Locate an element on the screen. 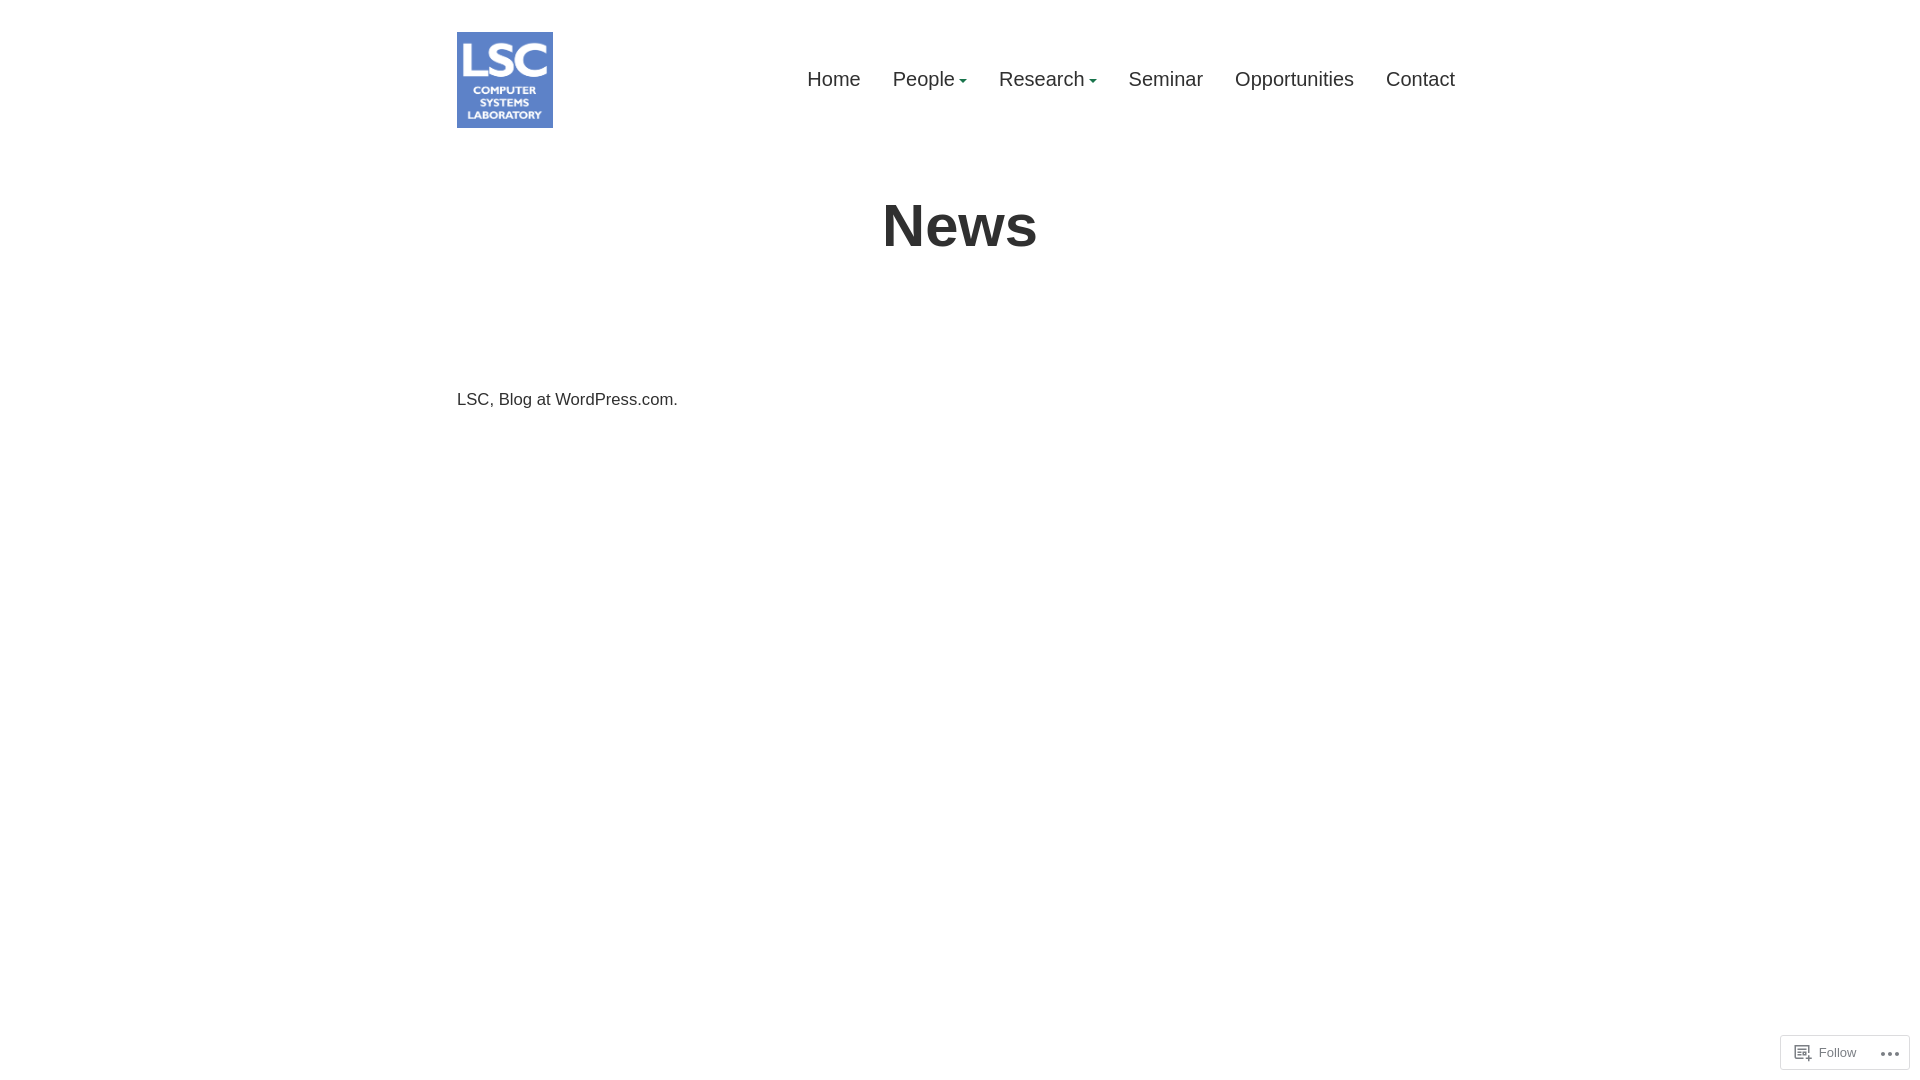 This screenshot has width=1920, height=1080. 'Contact' is located at coordinates (1419, 79).